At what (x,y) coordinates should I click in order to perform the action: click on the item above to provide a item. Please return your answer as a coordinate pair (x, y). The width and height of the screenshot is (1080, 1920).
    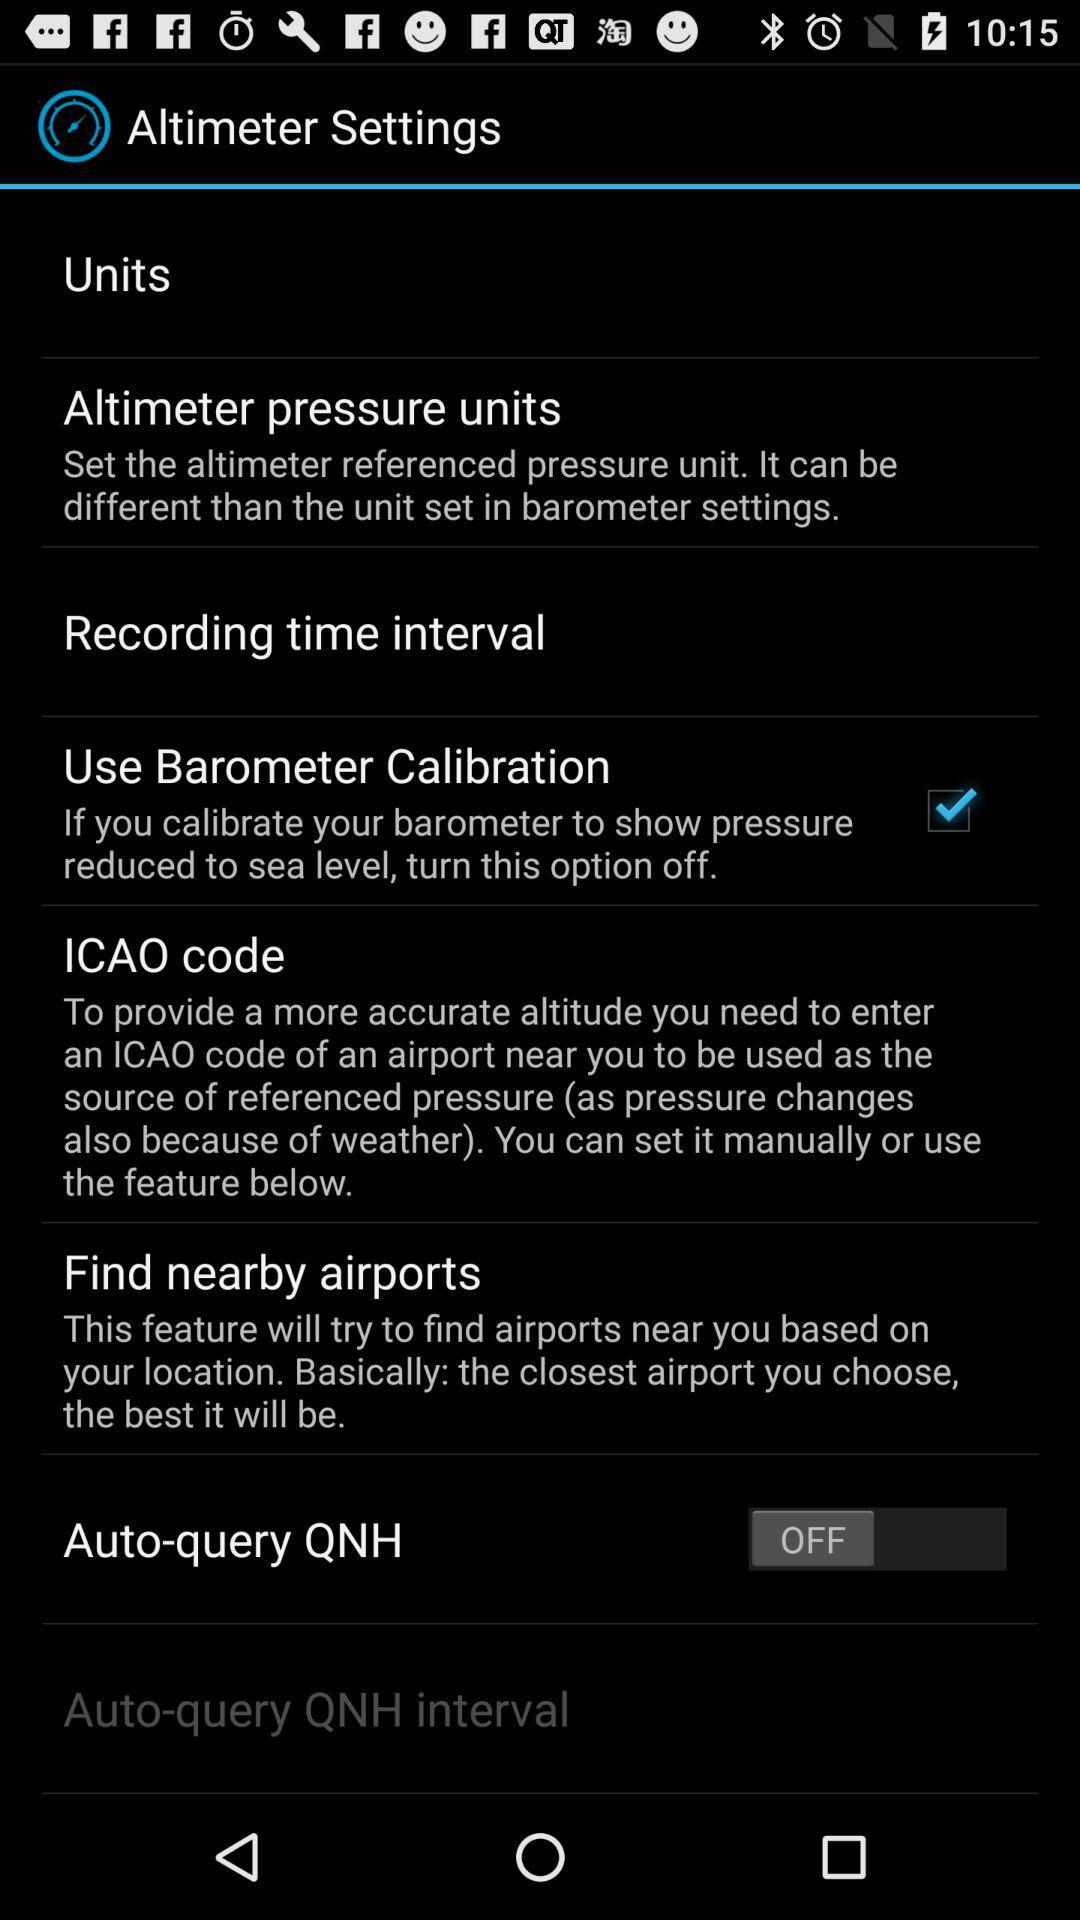
    Looking at the image, I should click on (947, 810).